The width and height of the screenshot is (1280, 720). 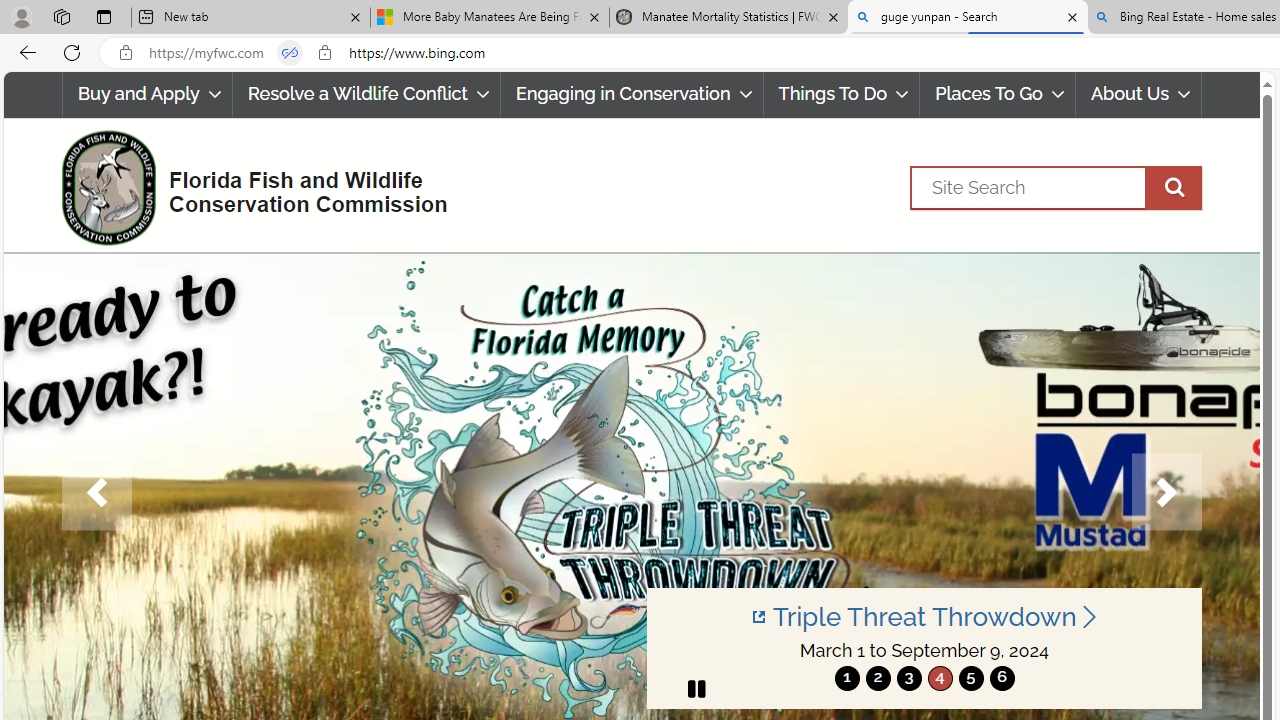 What do you see at coordinates (325, 52) in the screenshot?
I see `'View site information'` at bounding box center [325, 52].